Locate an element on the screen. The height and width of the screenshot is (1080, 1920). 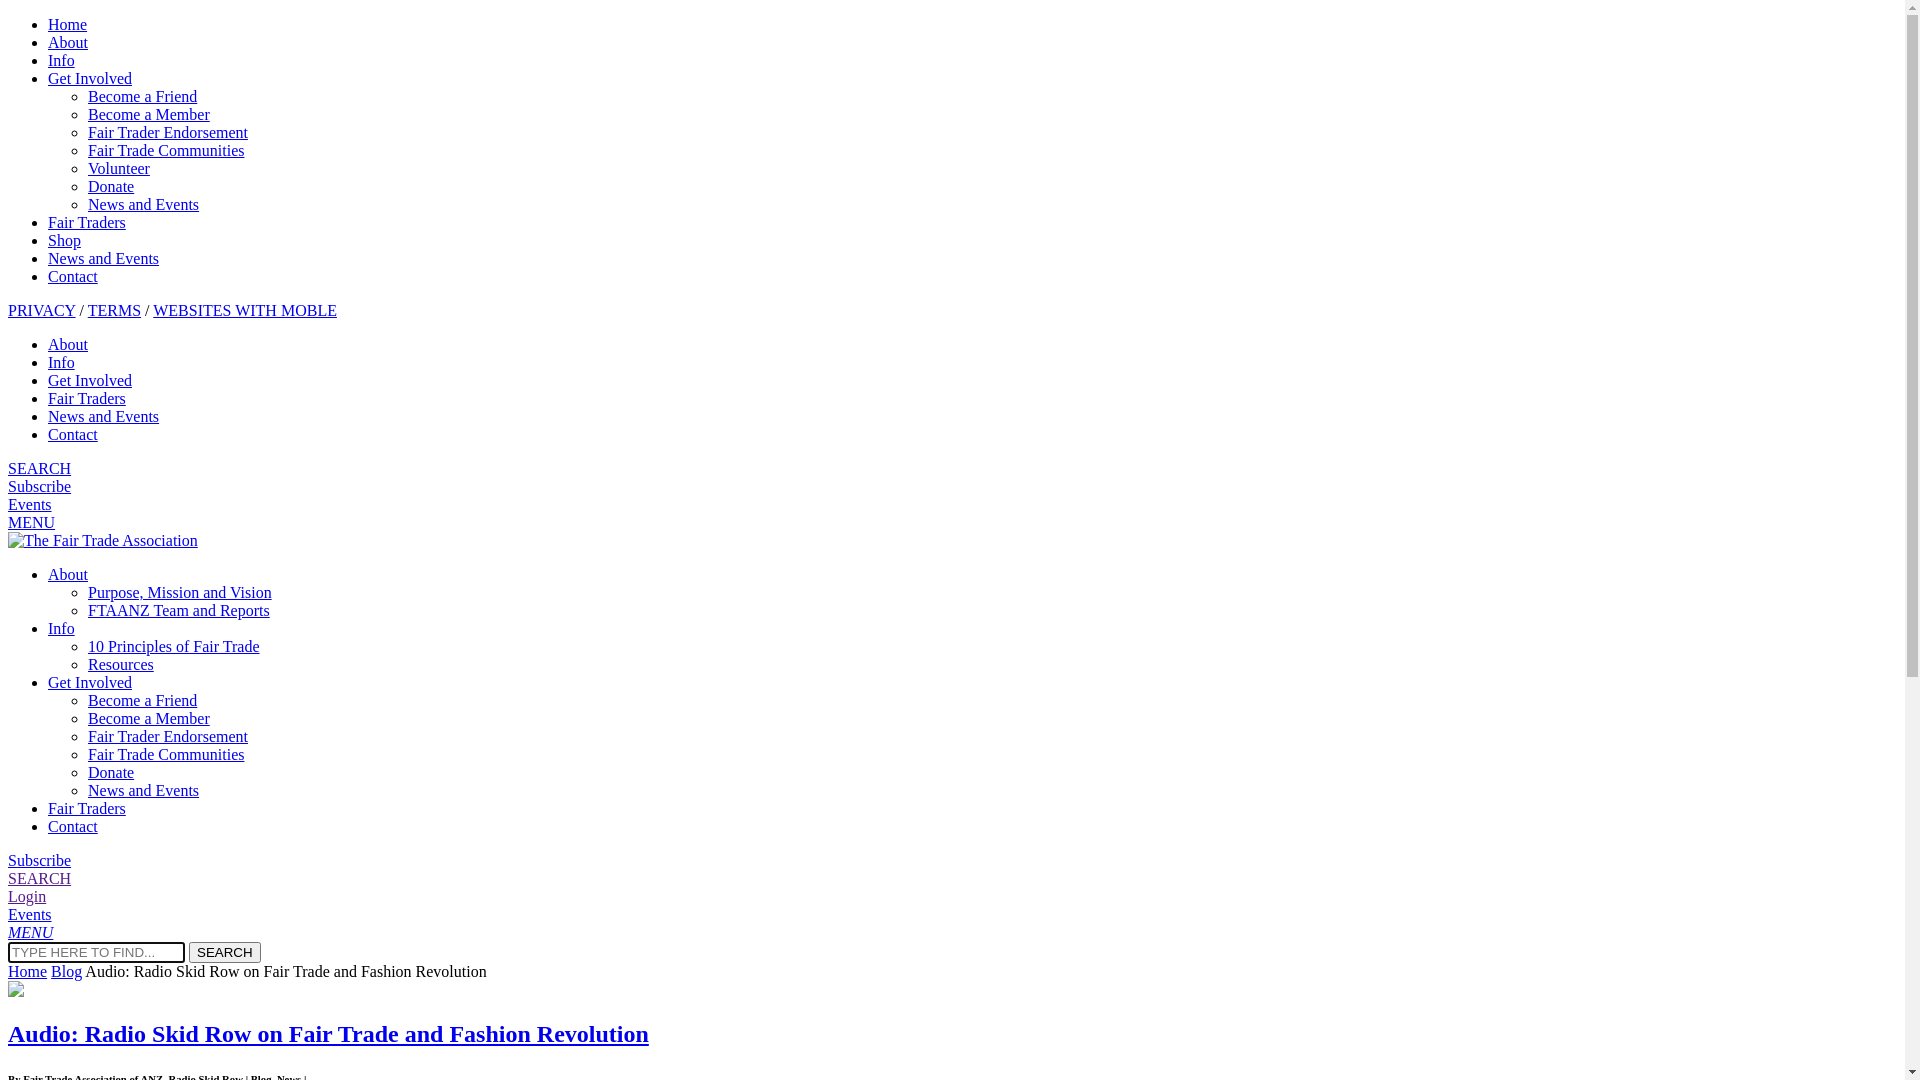
'Info' is located at coordinates (48, 59).